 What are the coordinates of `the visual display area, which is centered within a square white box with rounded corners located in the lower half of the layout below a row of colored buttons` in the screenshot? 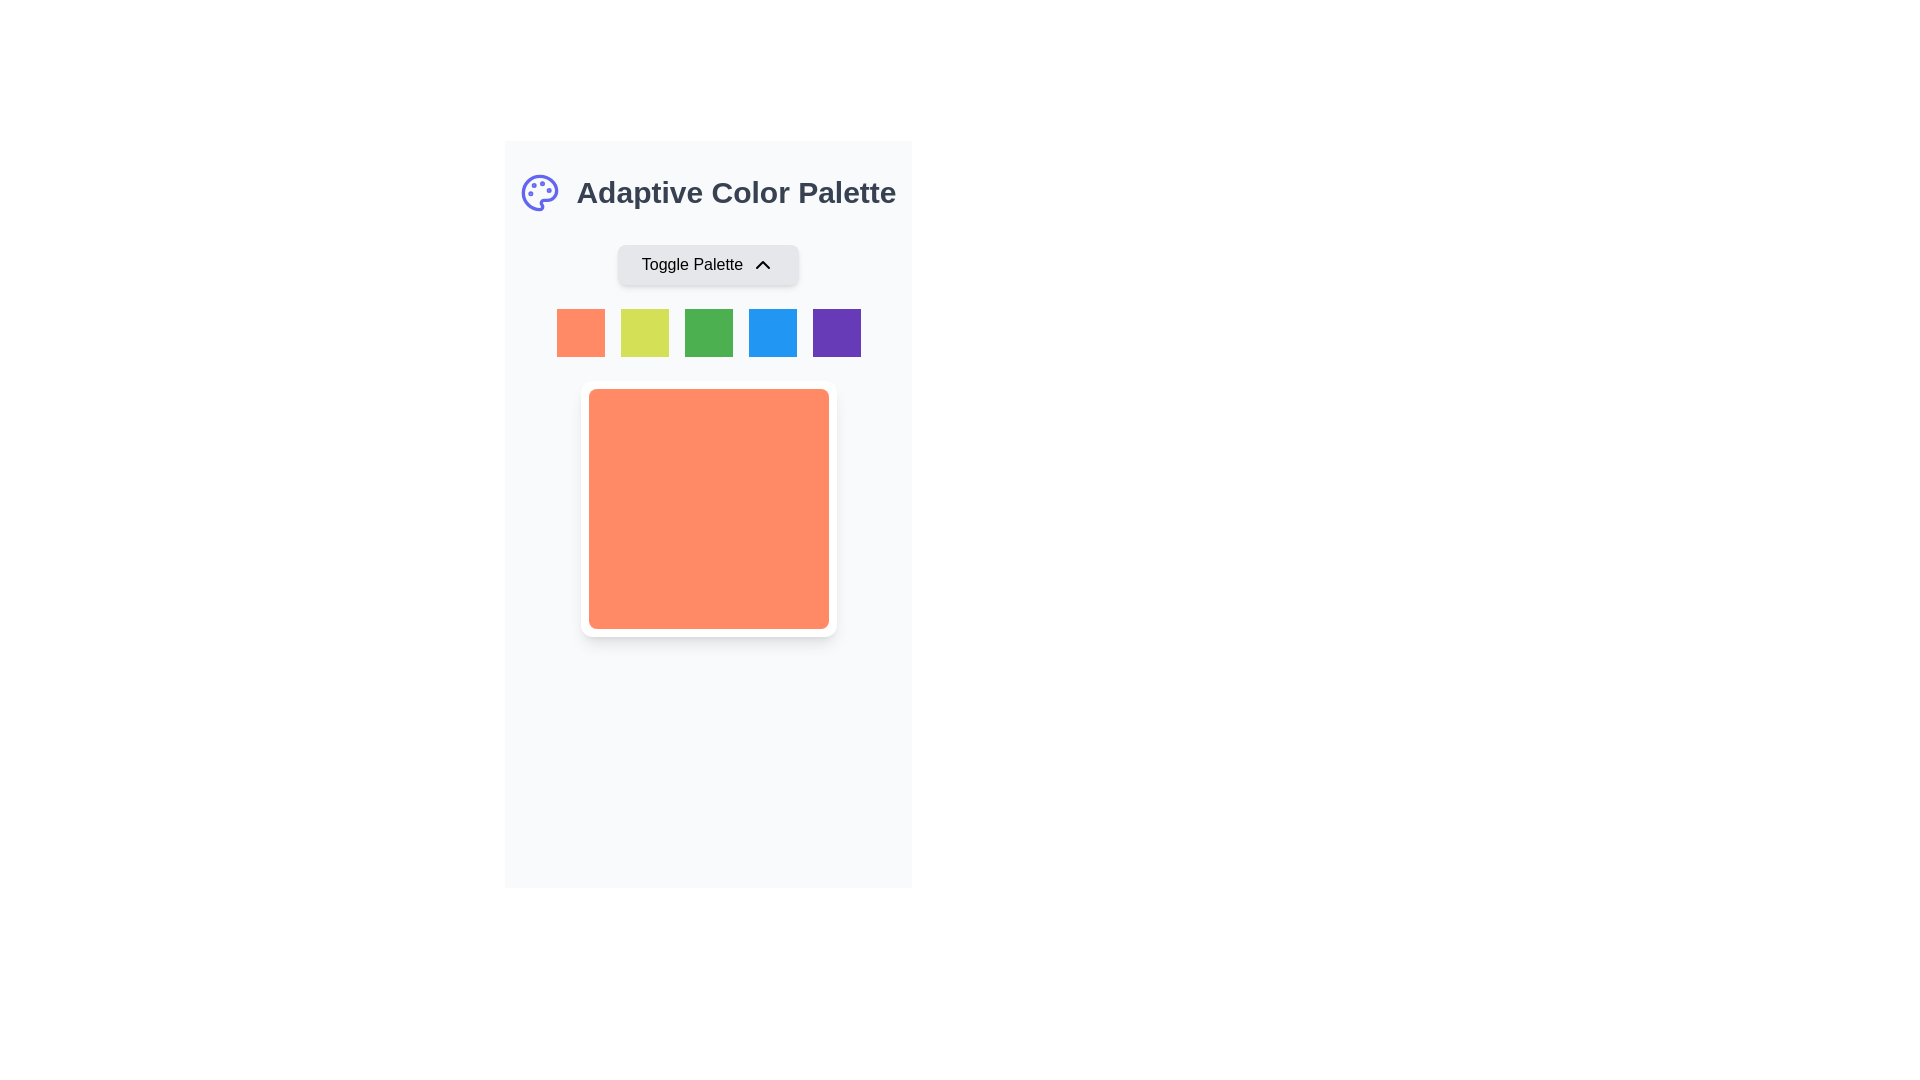 It's located at (708, 508).